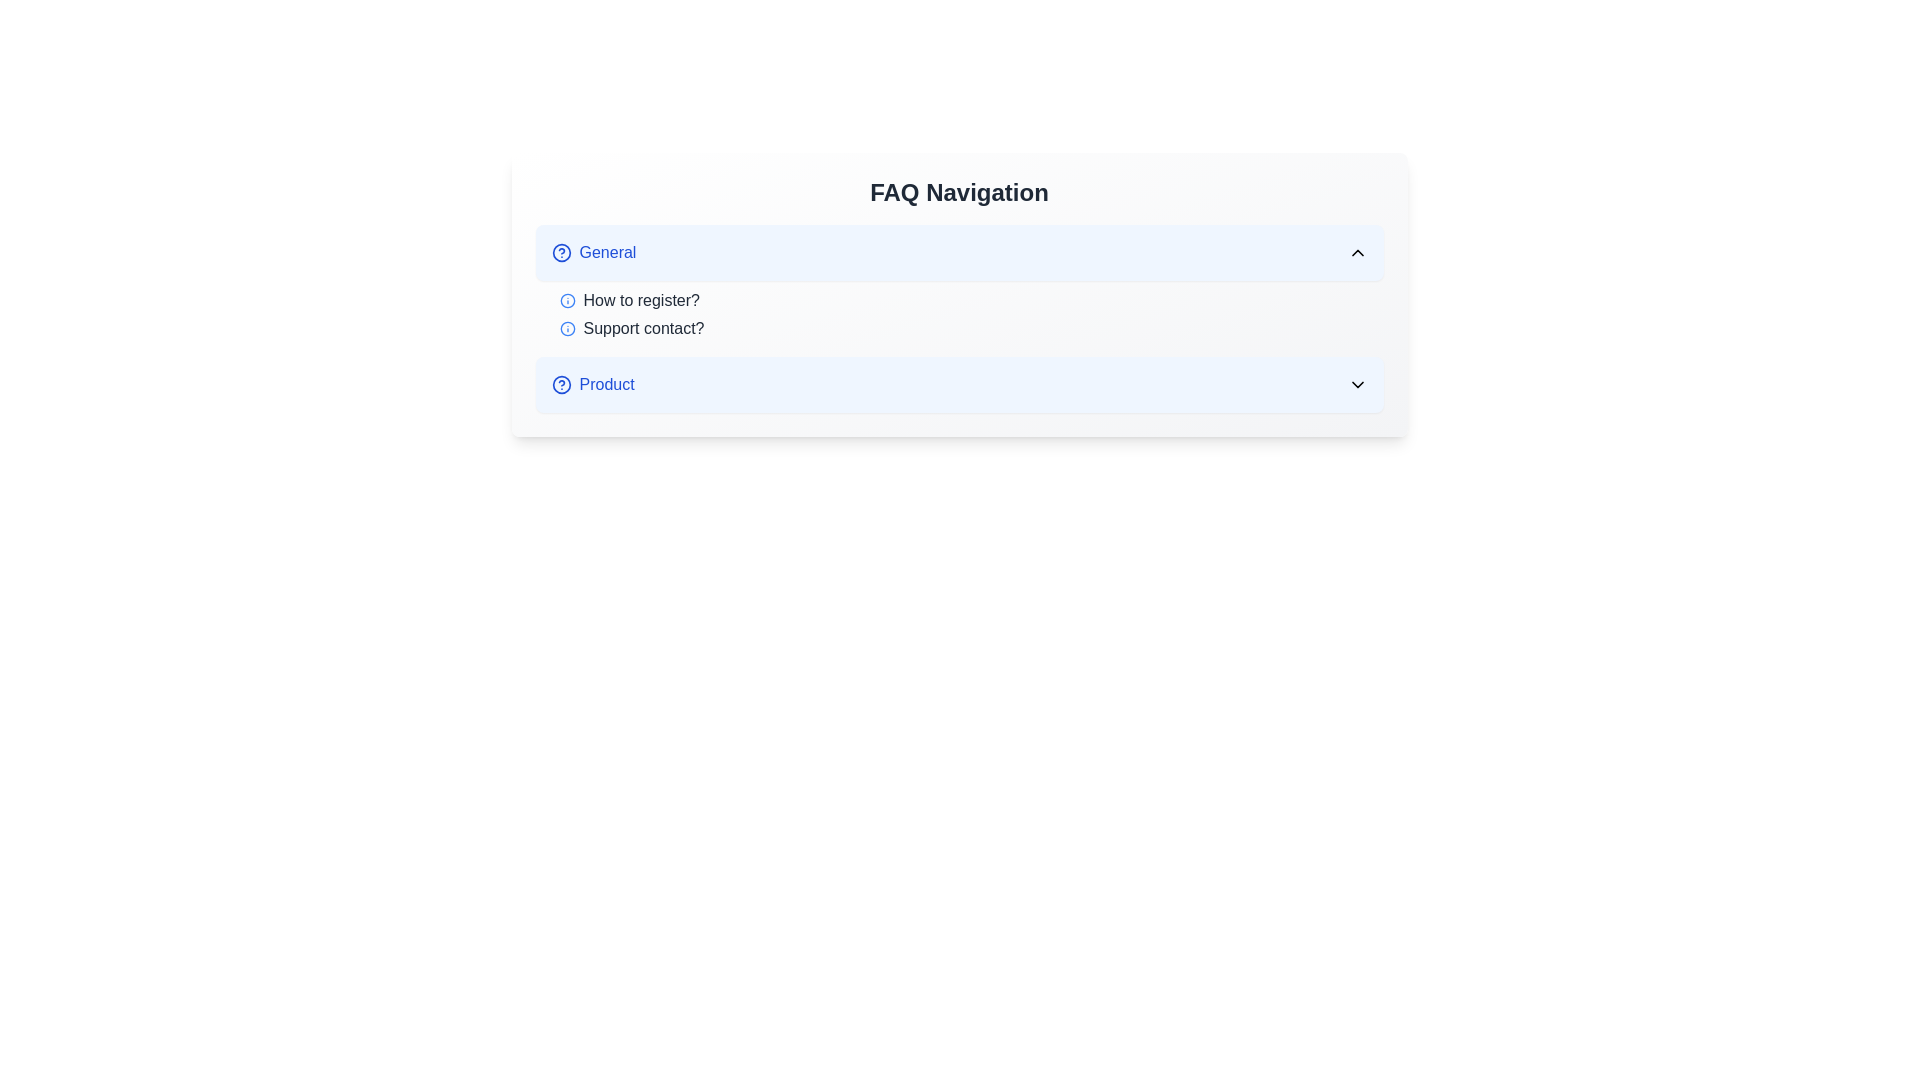 This screenshot has width=1920, height=1080. Describe the element at coordinates (560, 385) in the screenshot. I see `the circular icon element that is part of the question mark symbol in the 'Product' section of the FAQ navigation panel` at that location.